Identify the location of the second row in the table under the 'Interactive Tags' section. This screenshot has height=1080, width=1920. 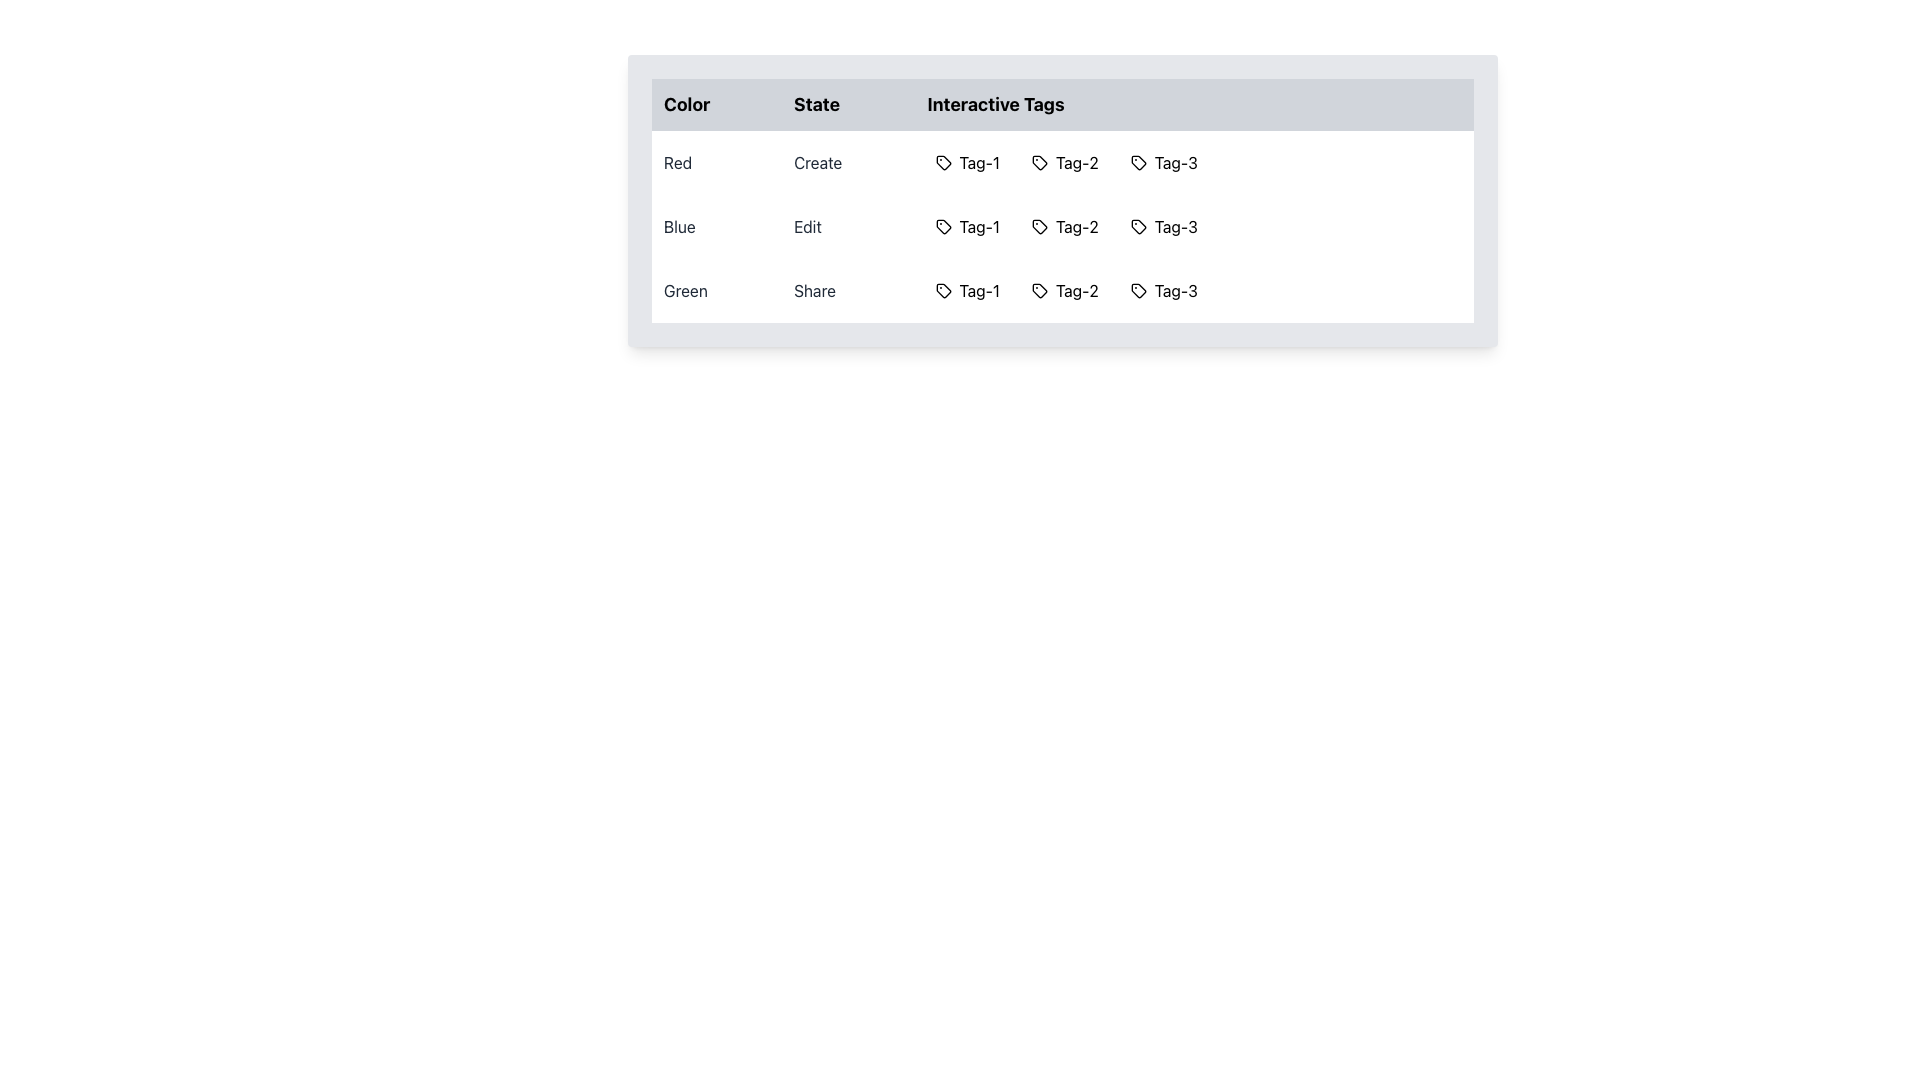
(1061, 226).